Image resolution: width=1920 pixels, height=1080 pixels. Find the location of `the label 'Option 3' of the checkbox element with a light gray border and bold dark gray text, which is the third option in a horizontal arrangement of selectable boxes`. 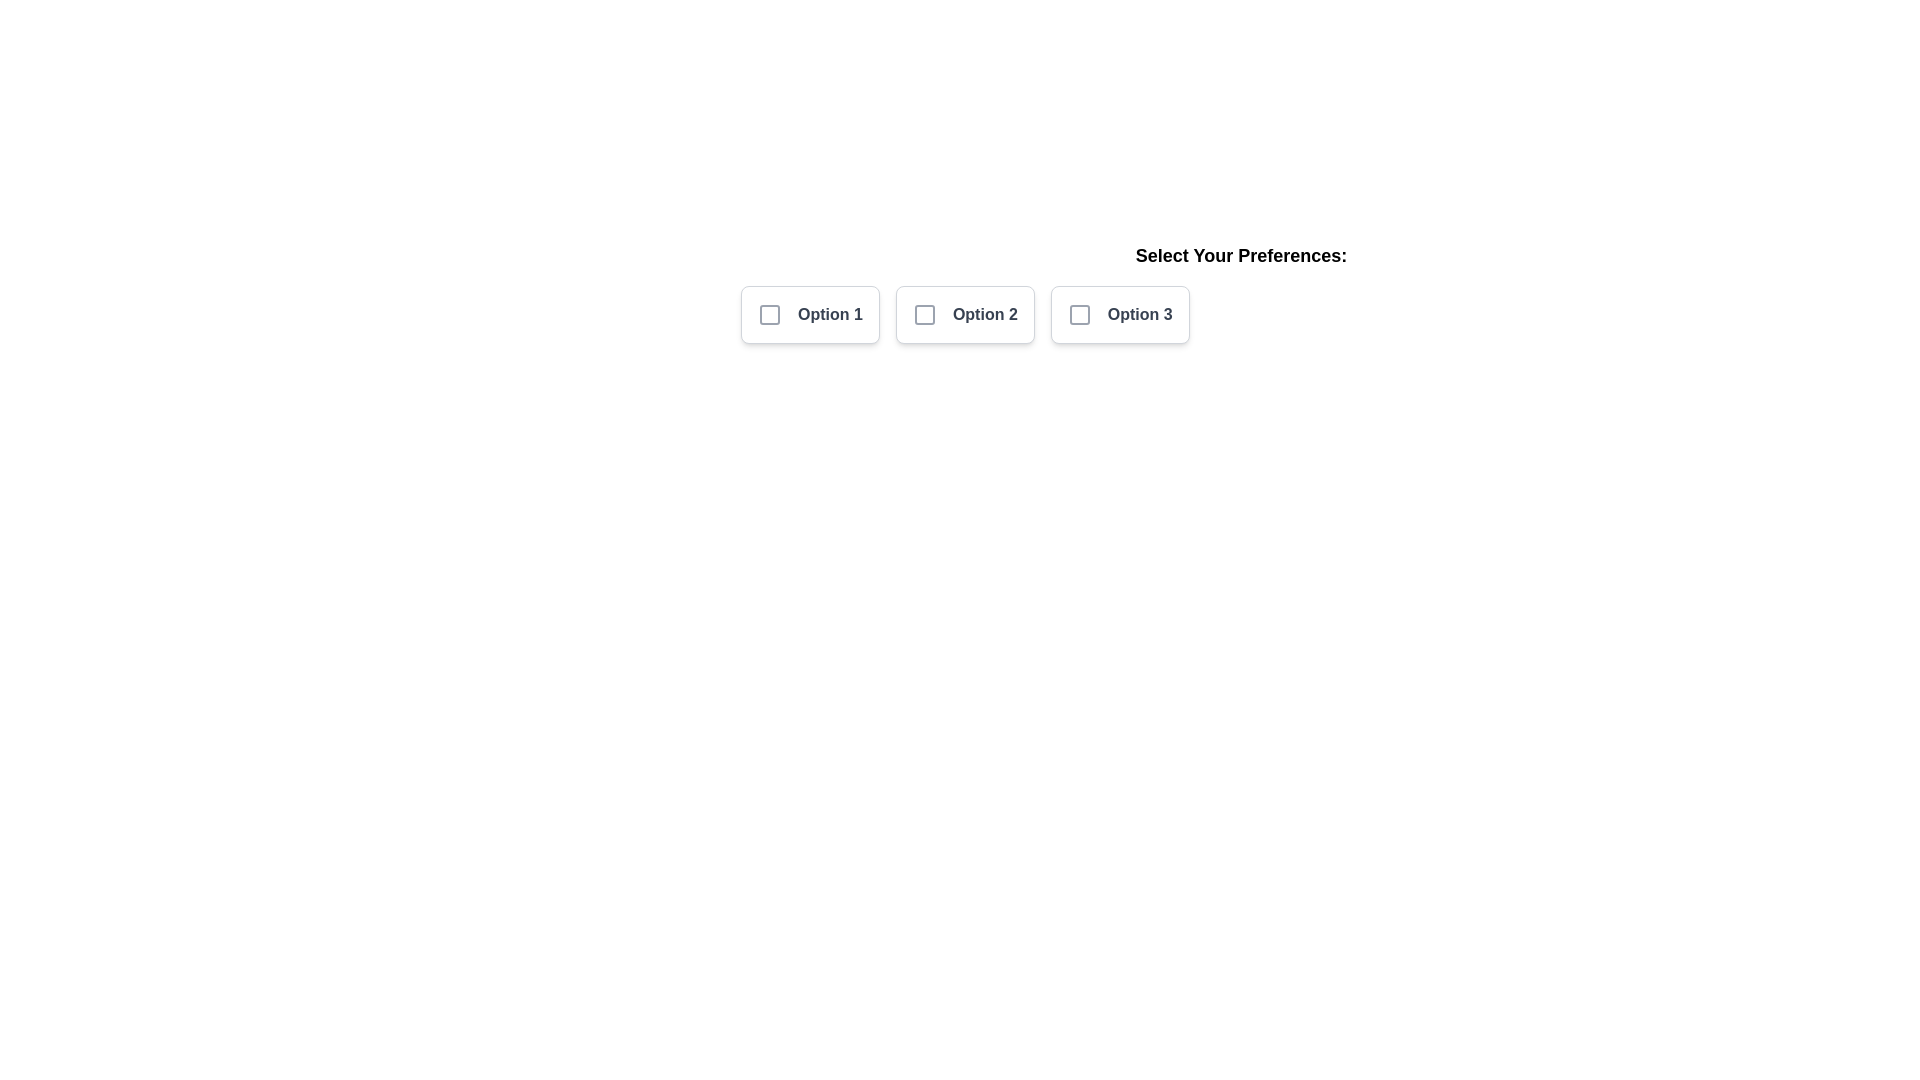

the label 'Option 3' of the checkbox element with a light gray border and bold dark gray text, which is the third option in a horizontal arrangement of selectable boxes is located at coordinates (1120, 315).